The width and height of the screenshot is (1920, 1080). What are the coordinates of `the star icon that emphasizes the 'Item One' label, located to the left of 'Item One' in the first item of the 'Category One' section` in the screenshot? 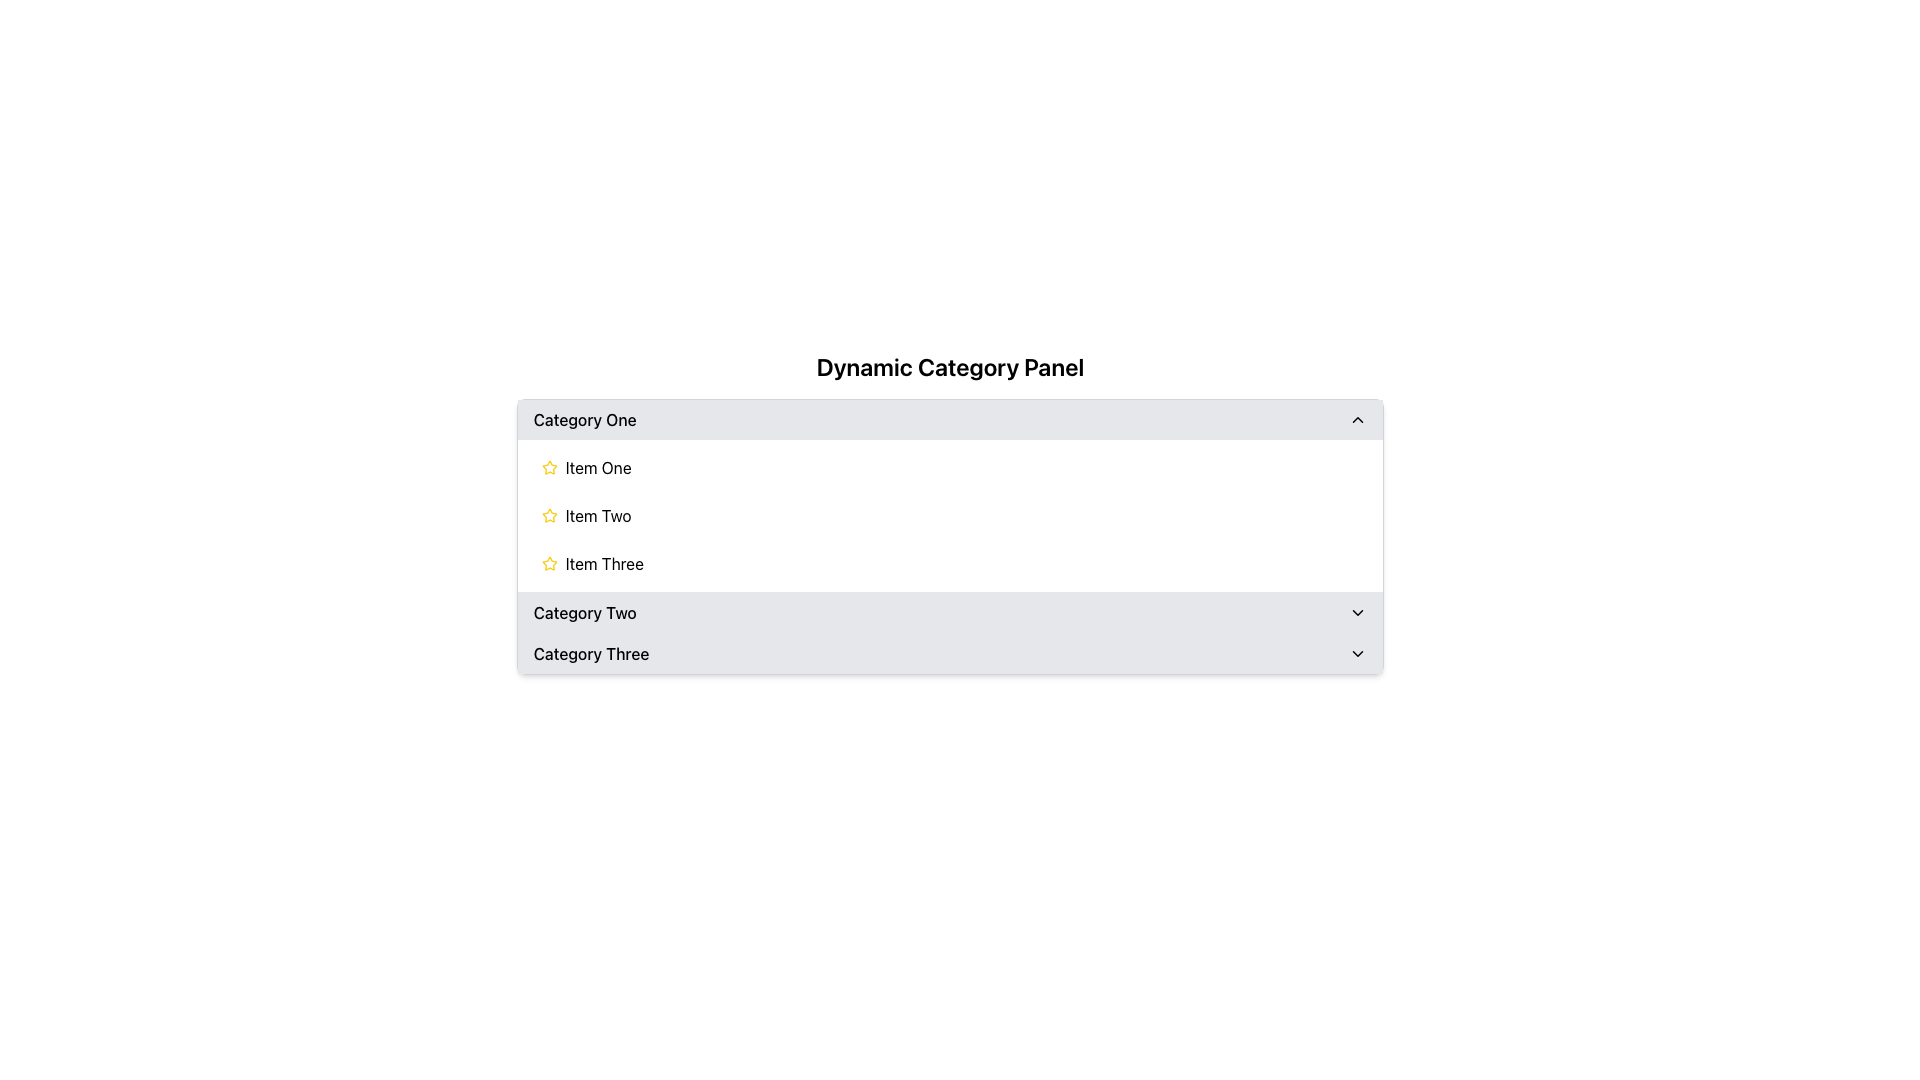 It's located at (549, 467).